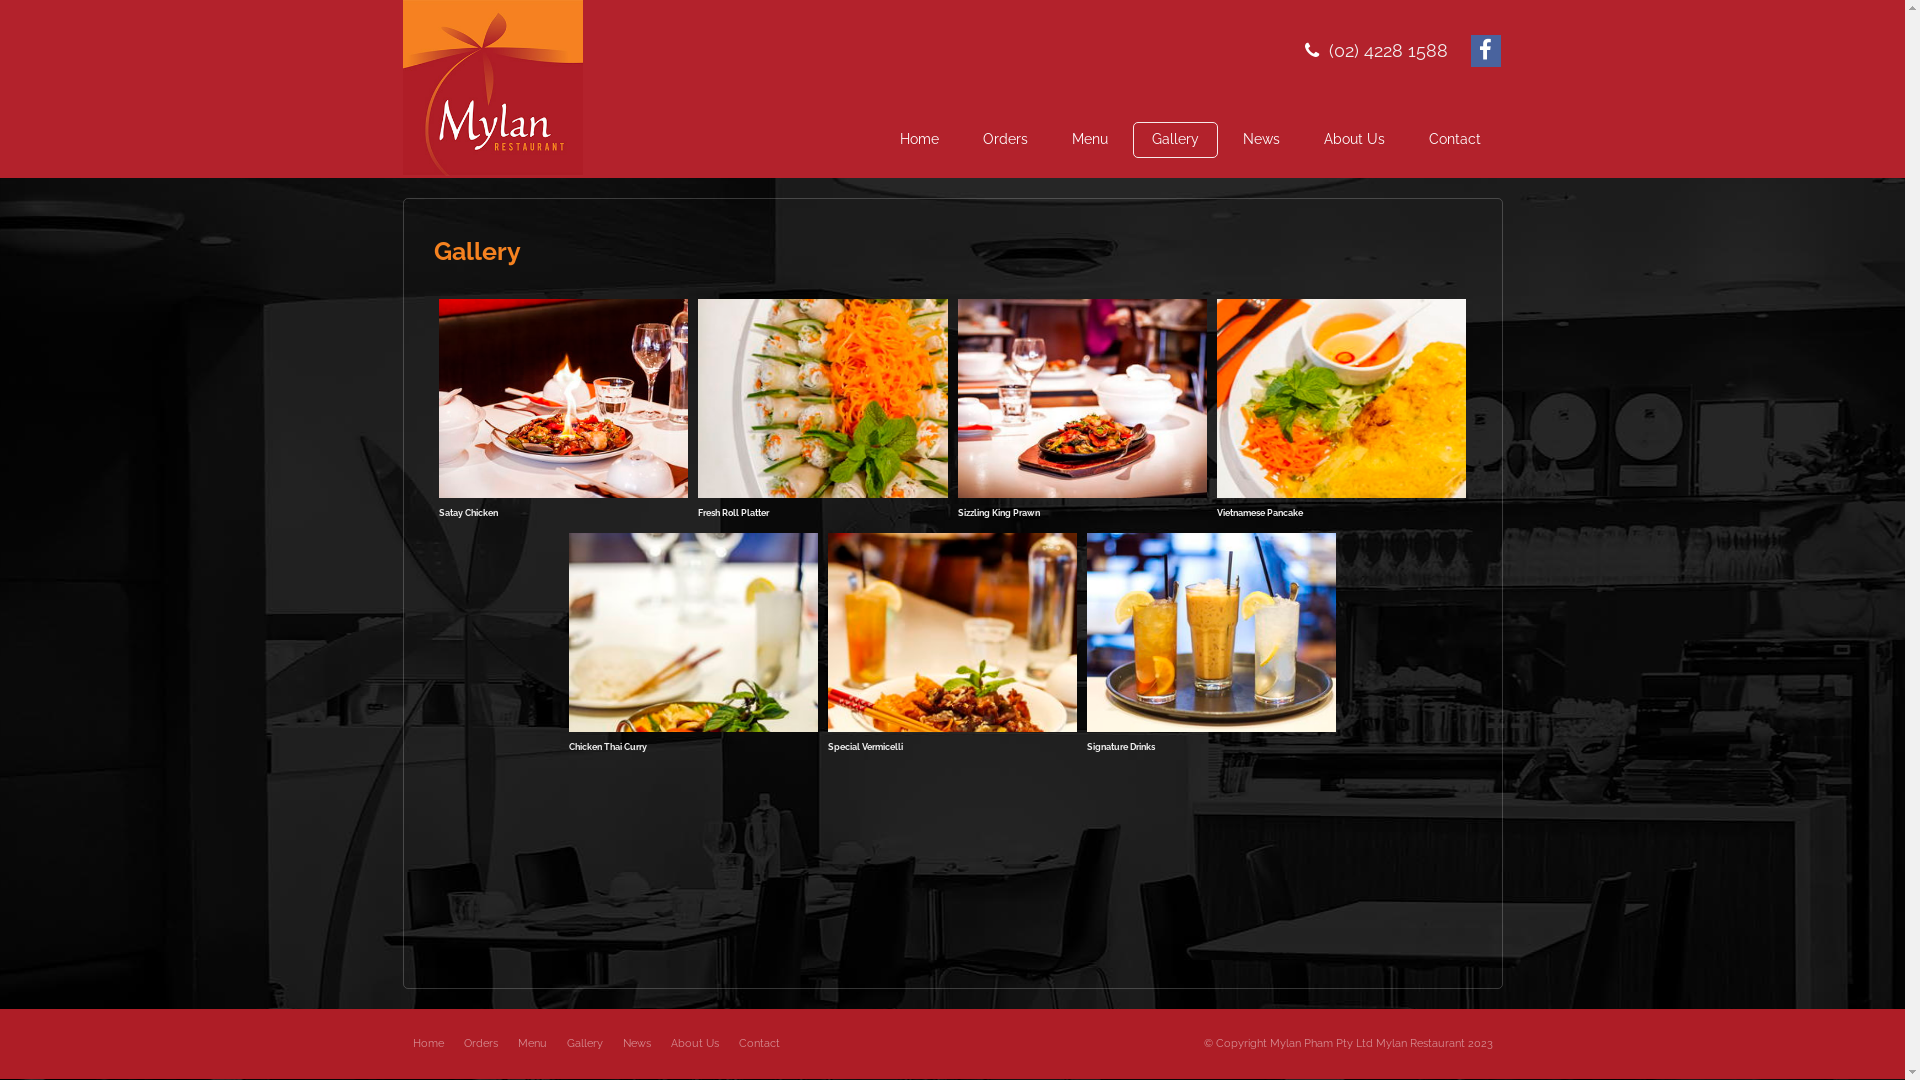  What do you see at coordinates (917, 138) in the screenshot?
I see `'Home'` at bounding box center [917, 138].